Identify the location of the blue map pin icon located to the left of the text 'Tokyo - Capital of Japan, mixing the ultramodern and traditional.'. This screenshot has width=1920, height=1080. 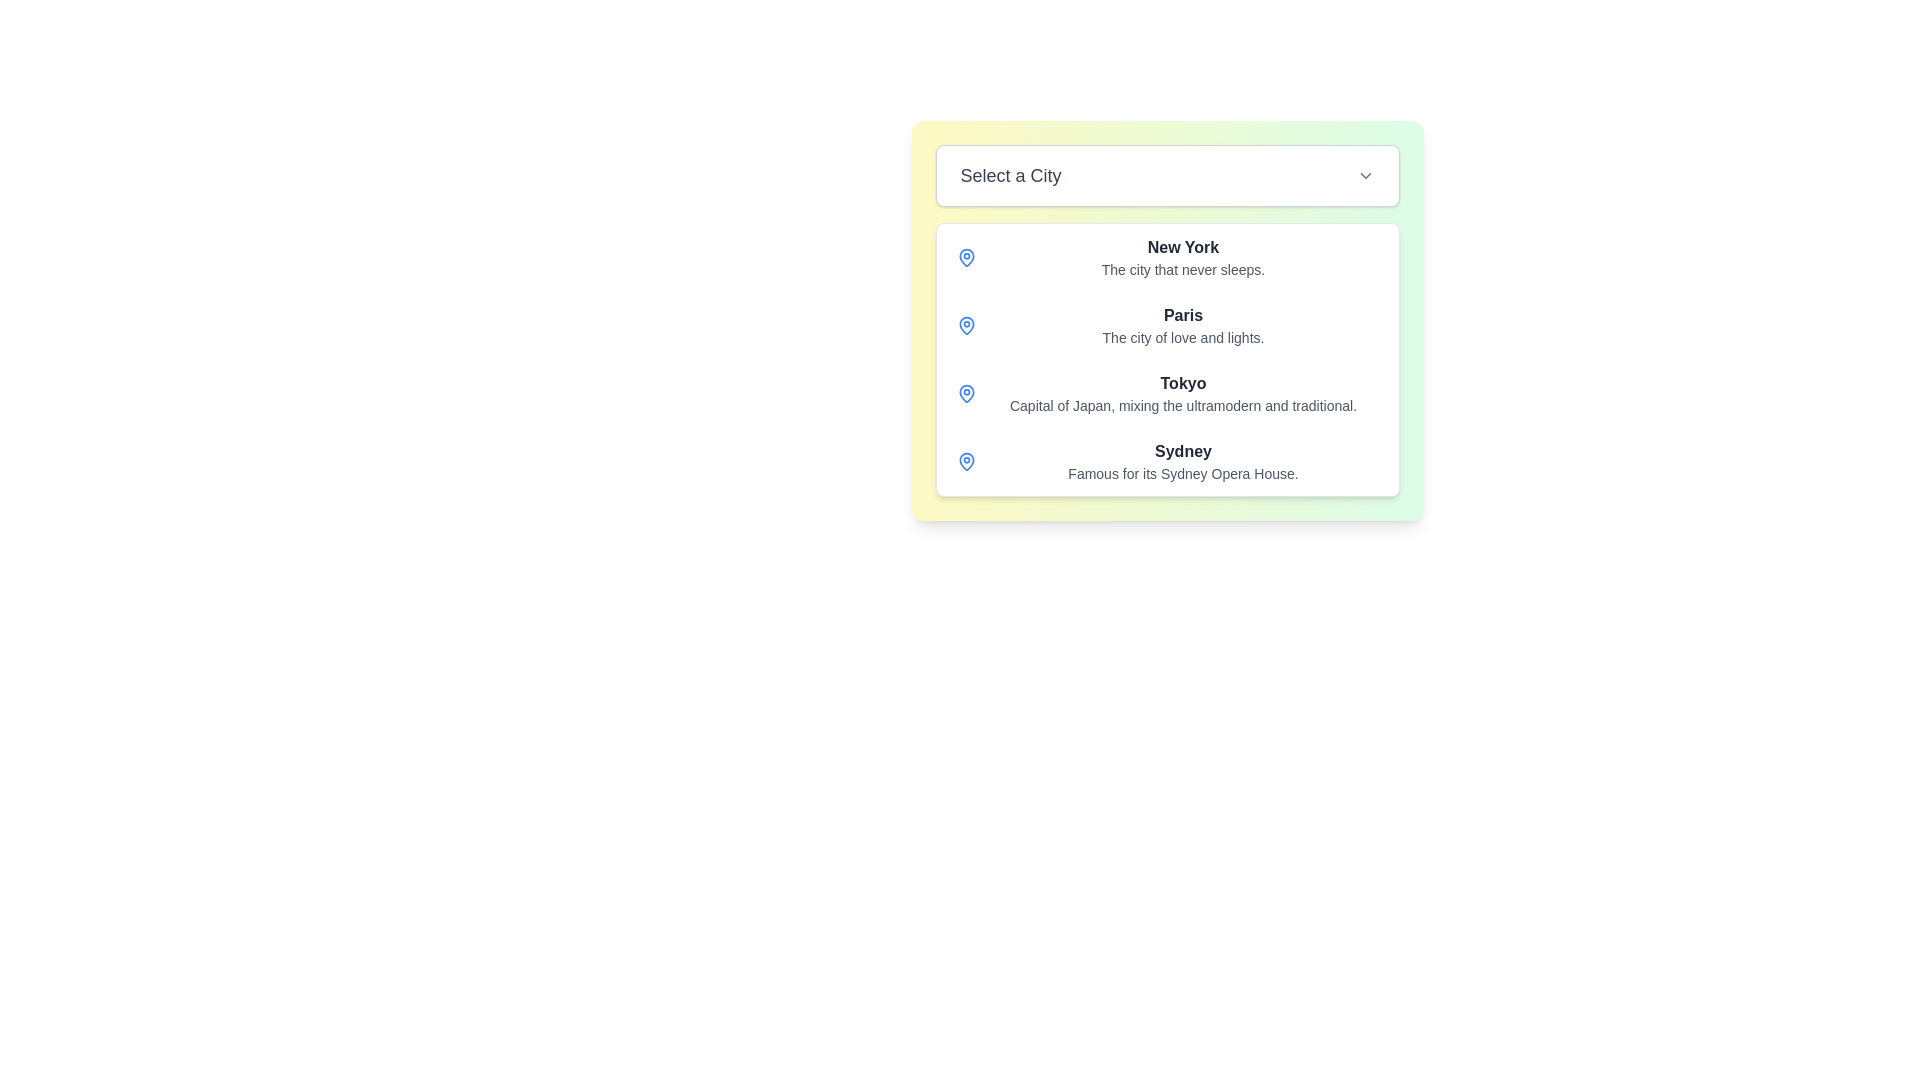
(966, 393).